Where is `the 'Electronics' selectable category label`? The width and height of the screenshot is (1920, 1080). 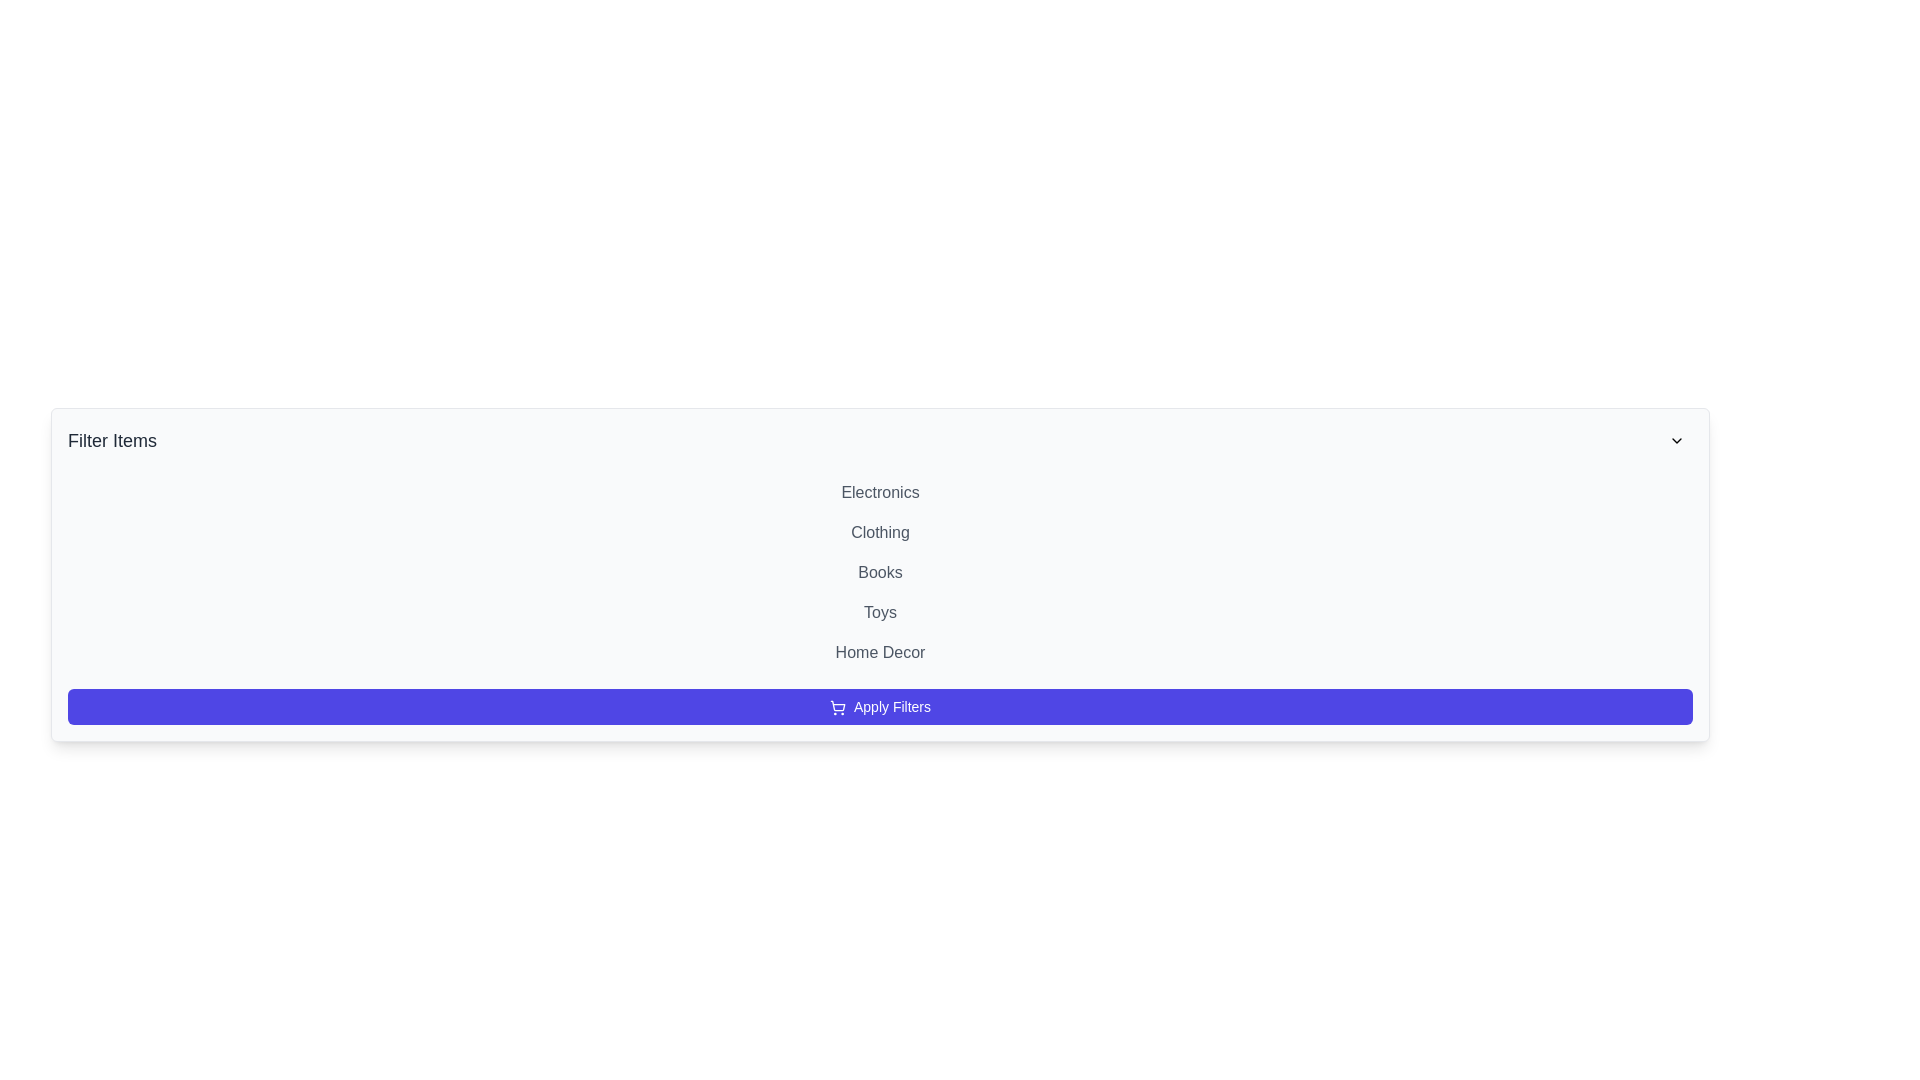 the 'Electronics' selectable category label is located at coordinates (880, 493).